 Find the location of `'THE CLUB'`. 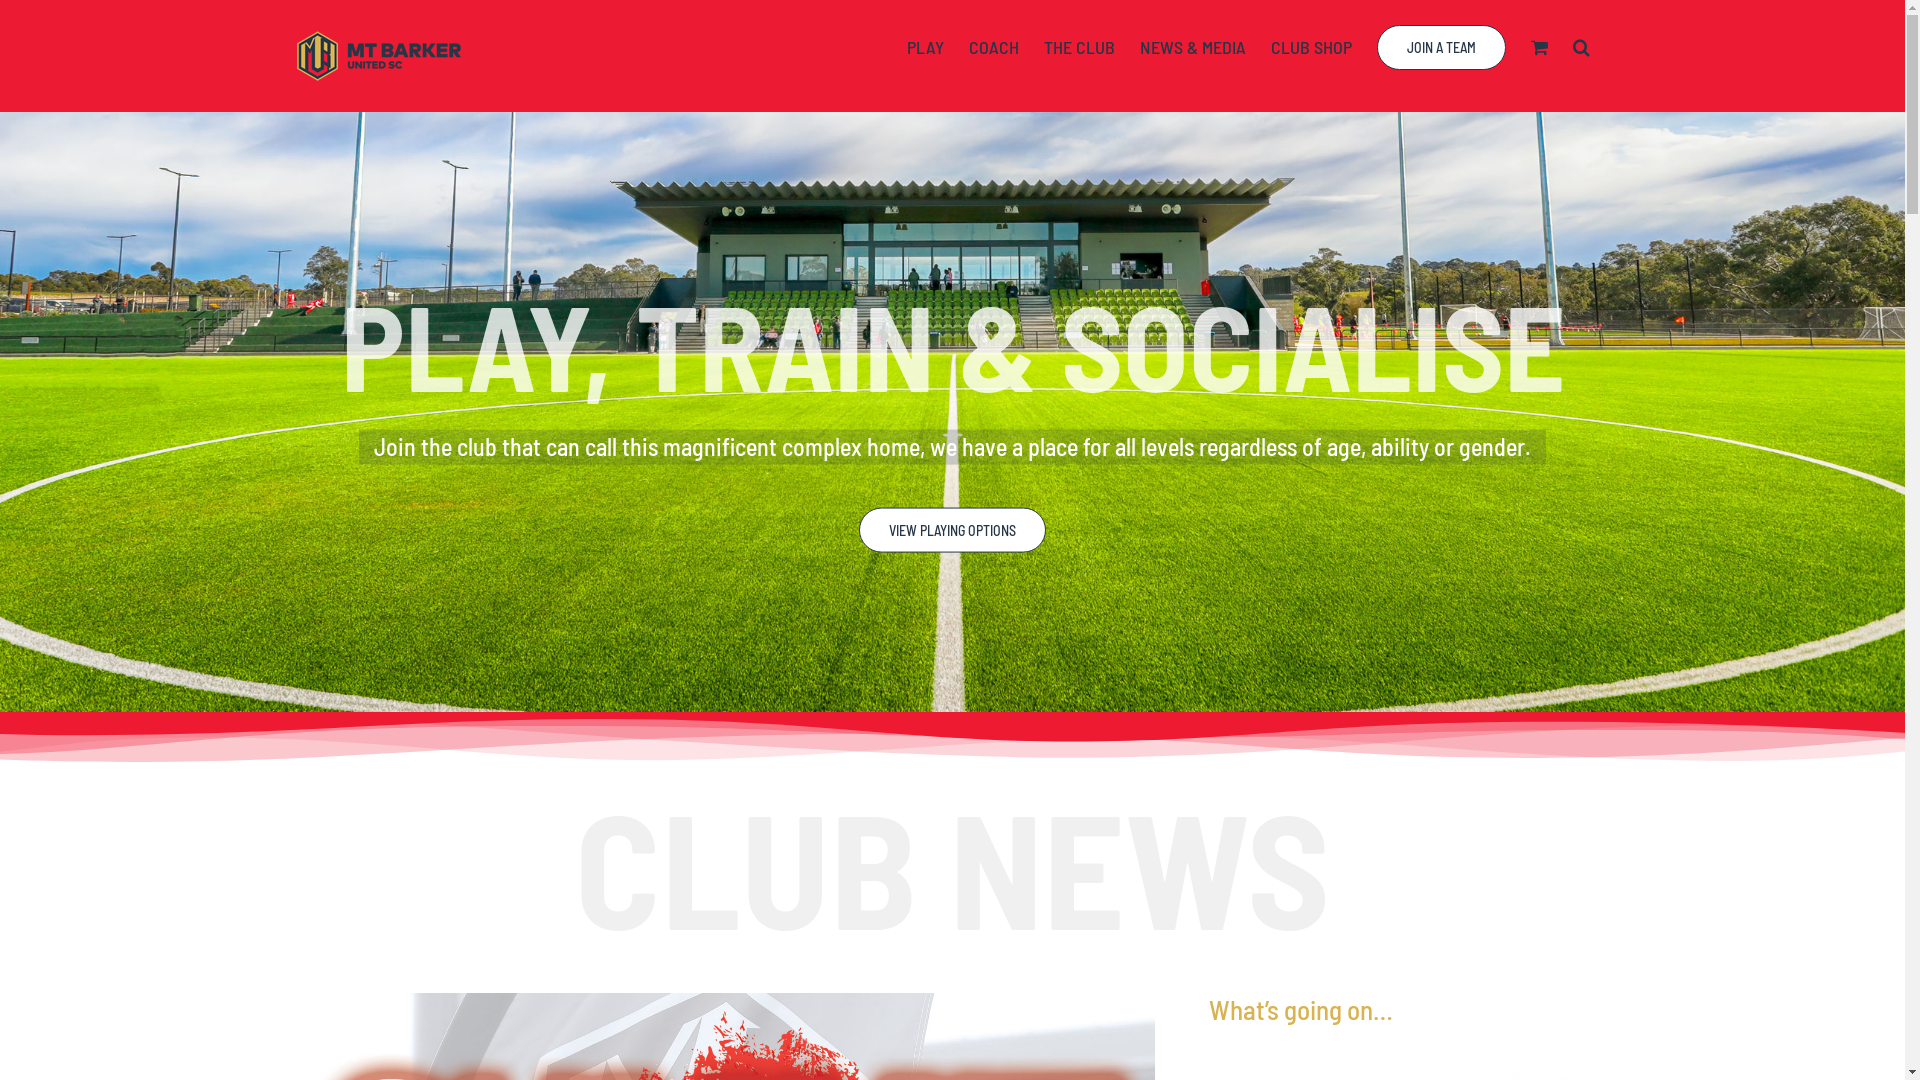

'THE CLUB' is located at coordinates (1078, 45).